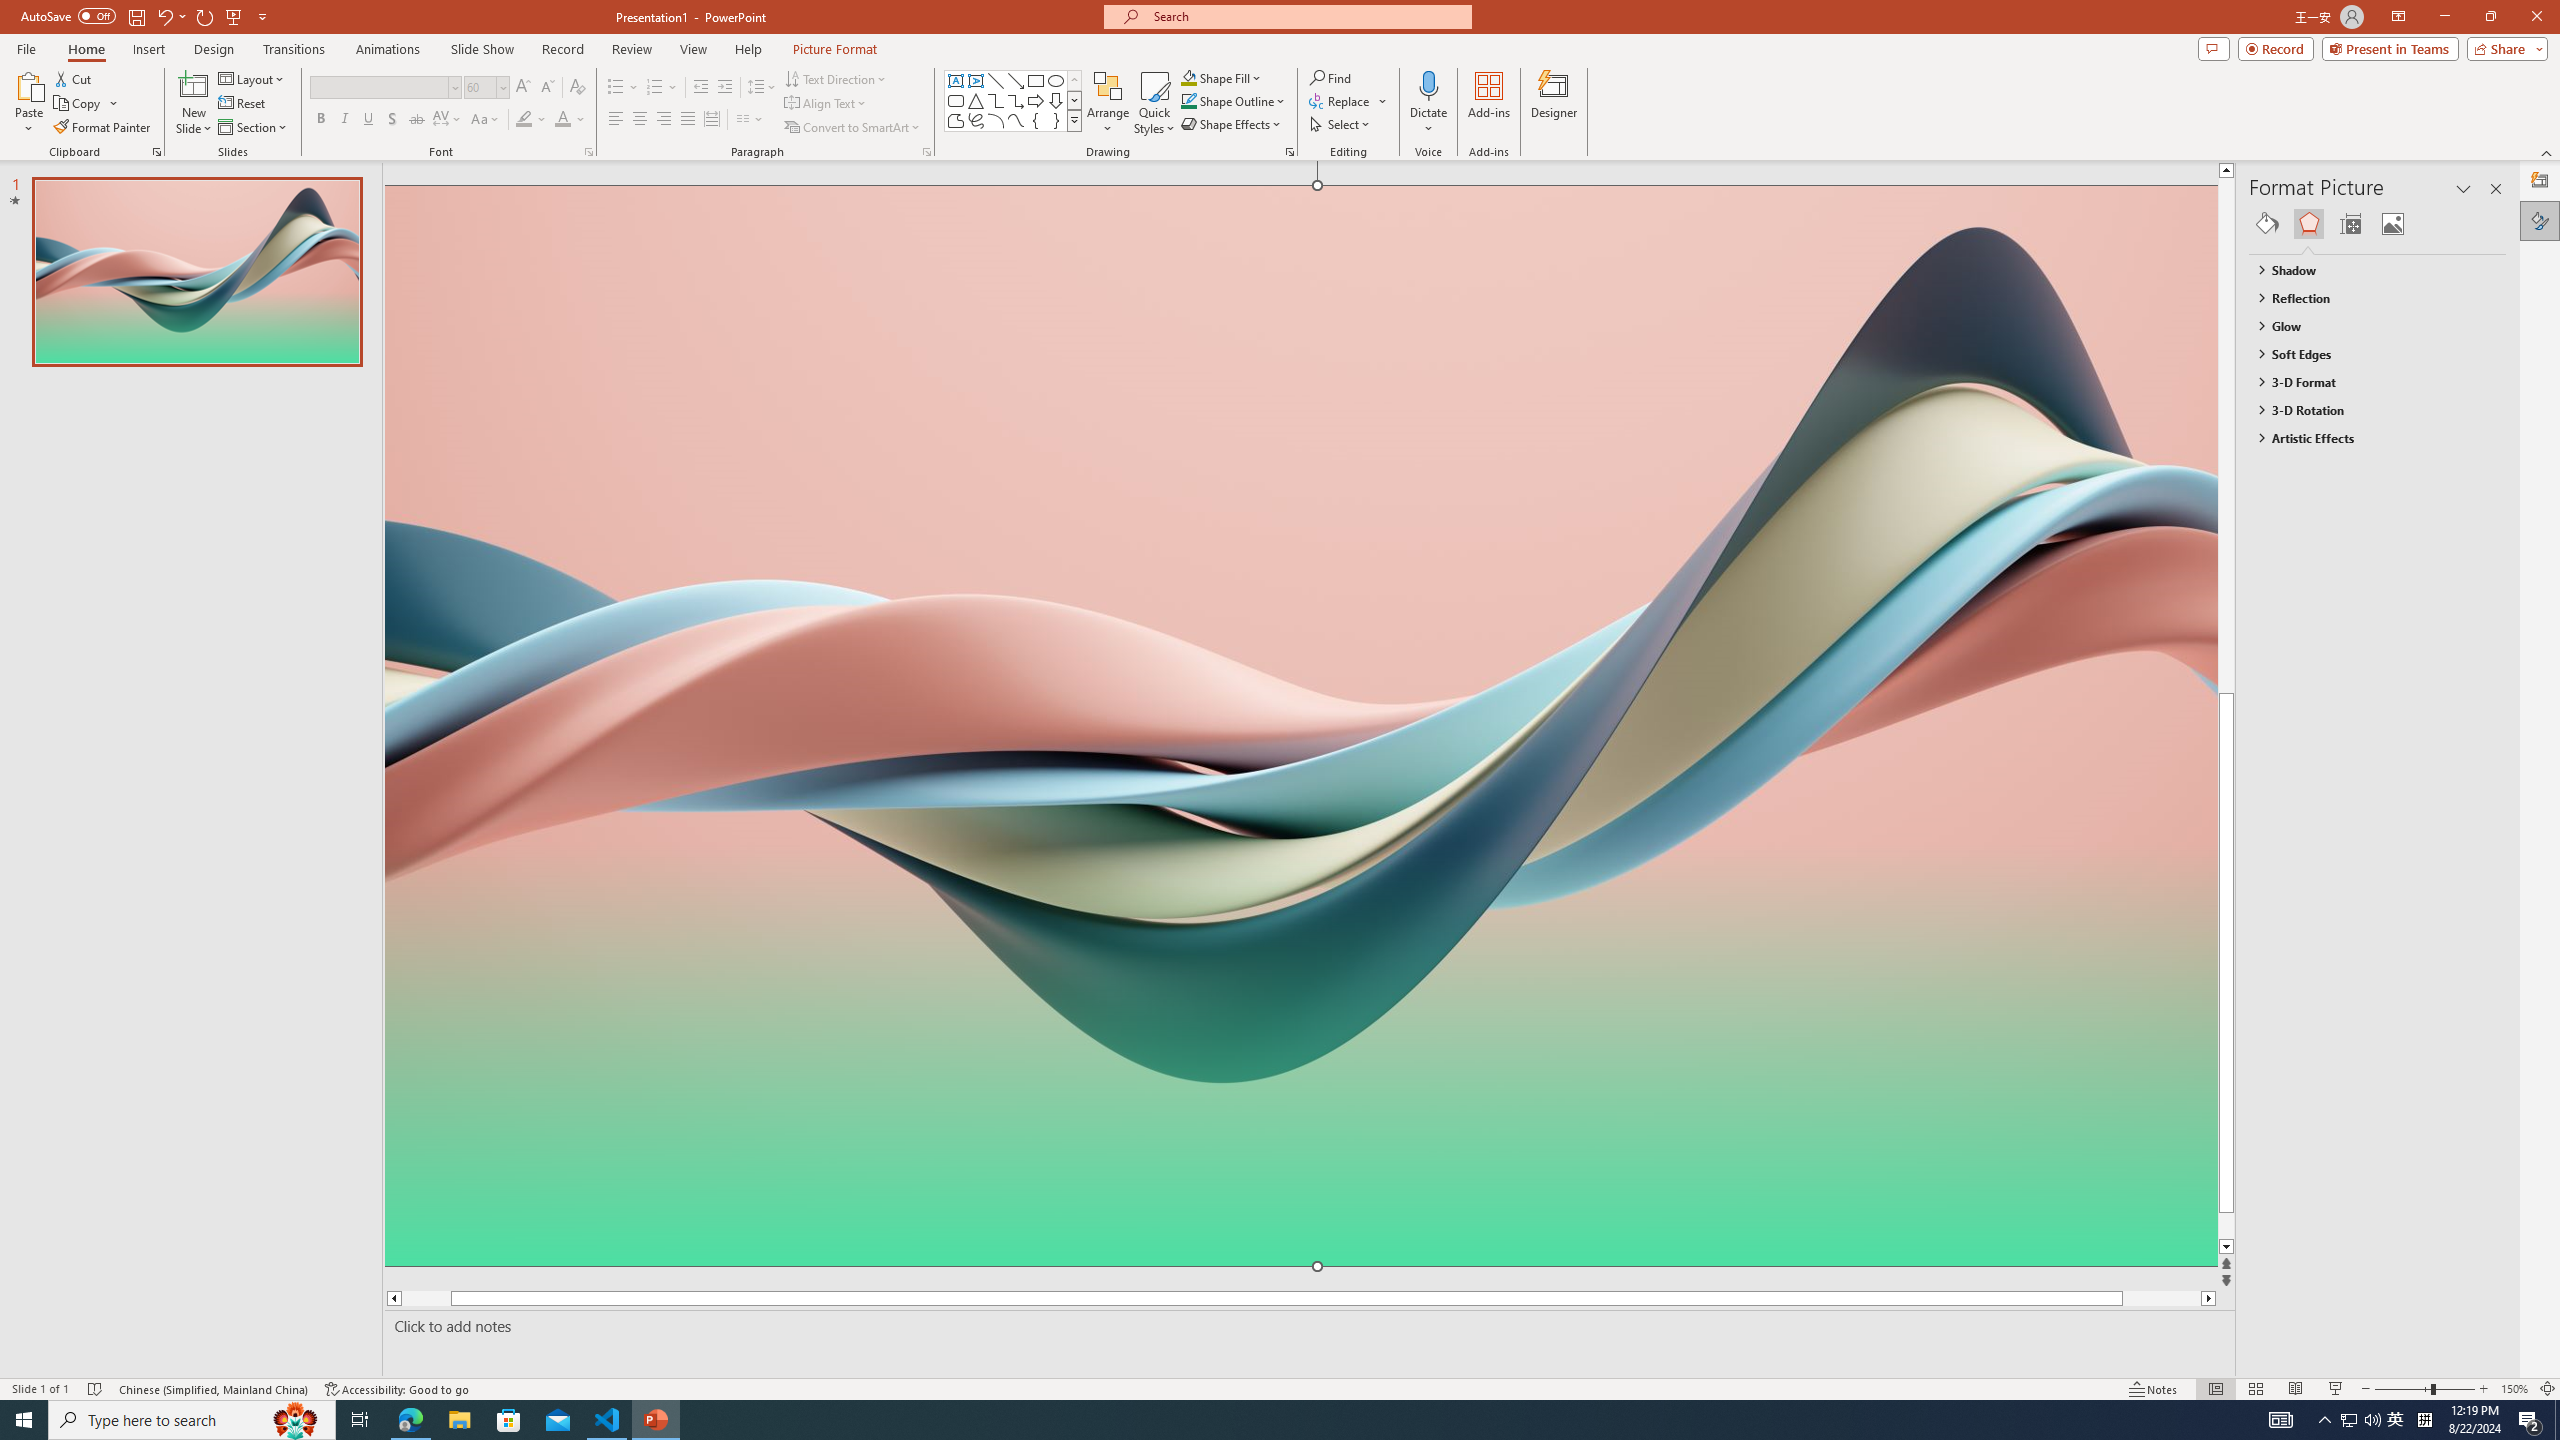 The width and height of the screenshot is (2560, 1440). I want to click on 'Effects', so click(2308, 222).